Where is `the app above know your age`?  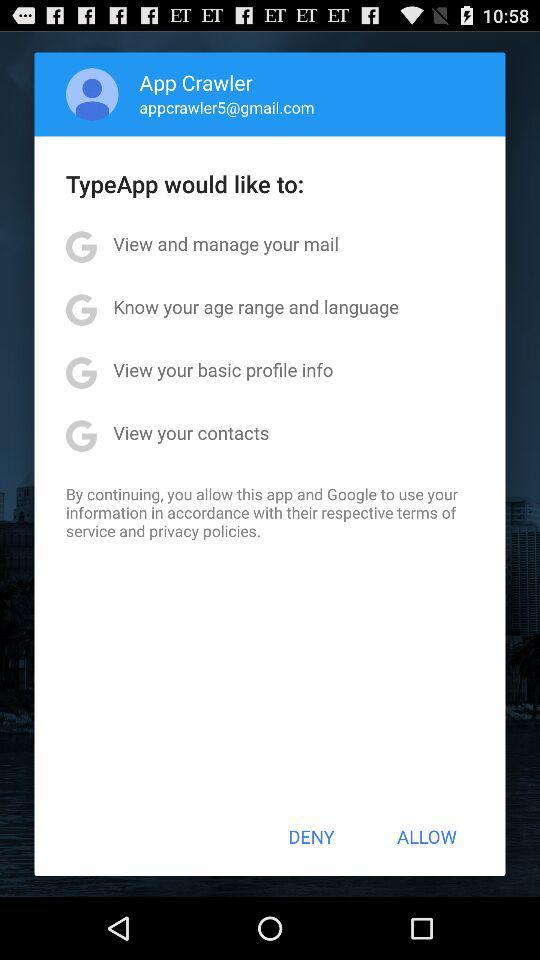 the app above know your age is located at coordinates (225, 242).